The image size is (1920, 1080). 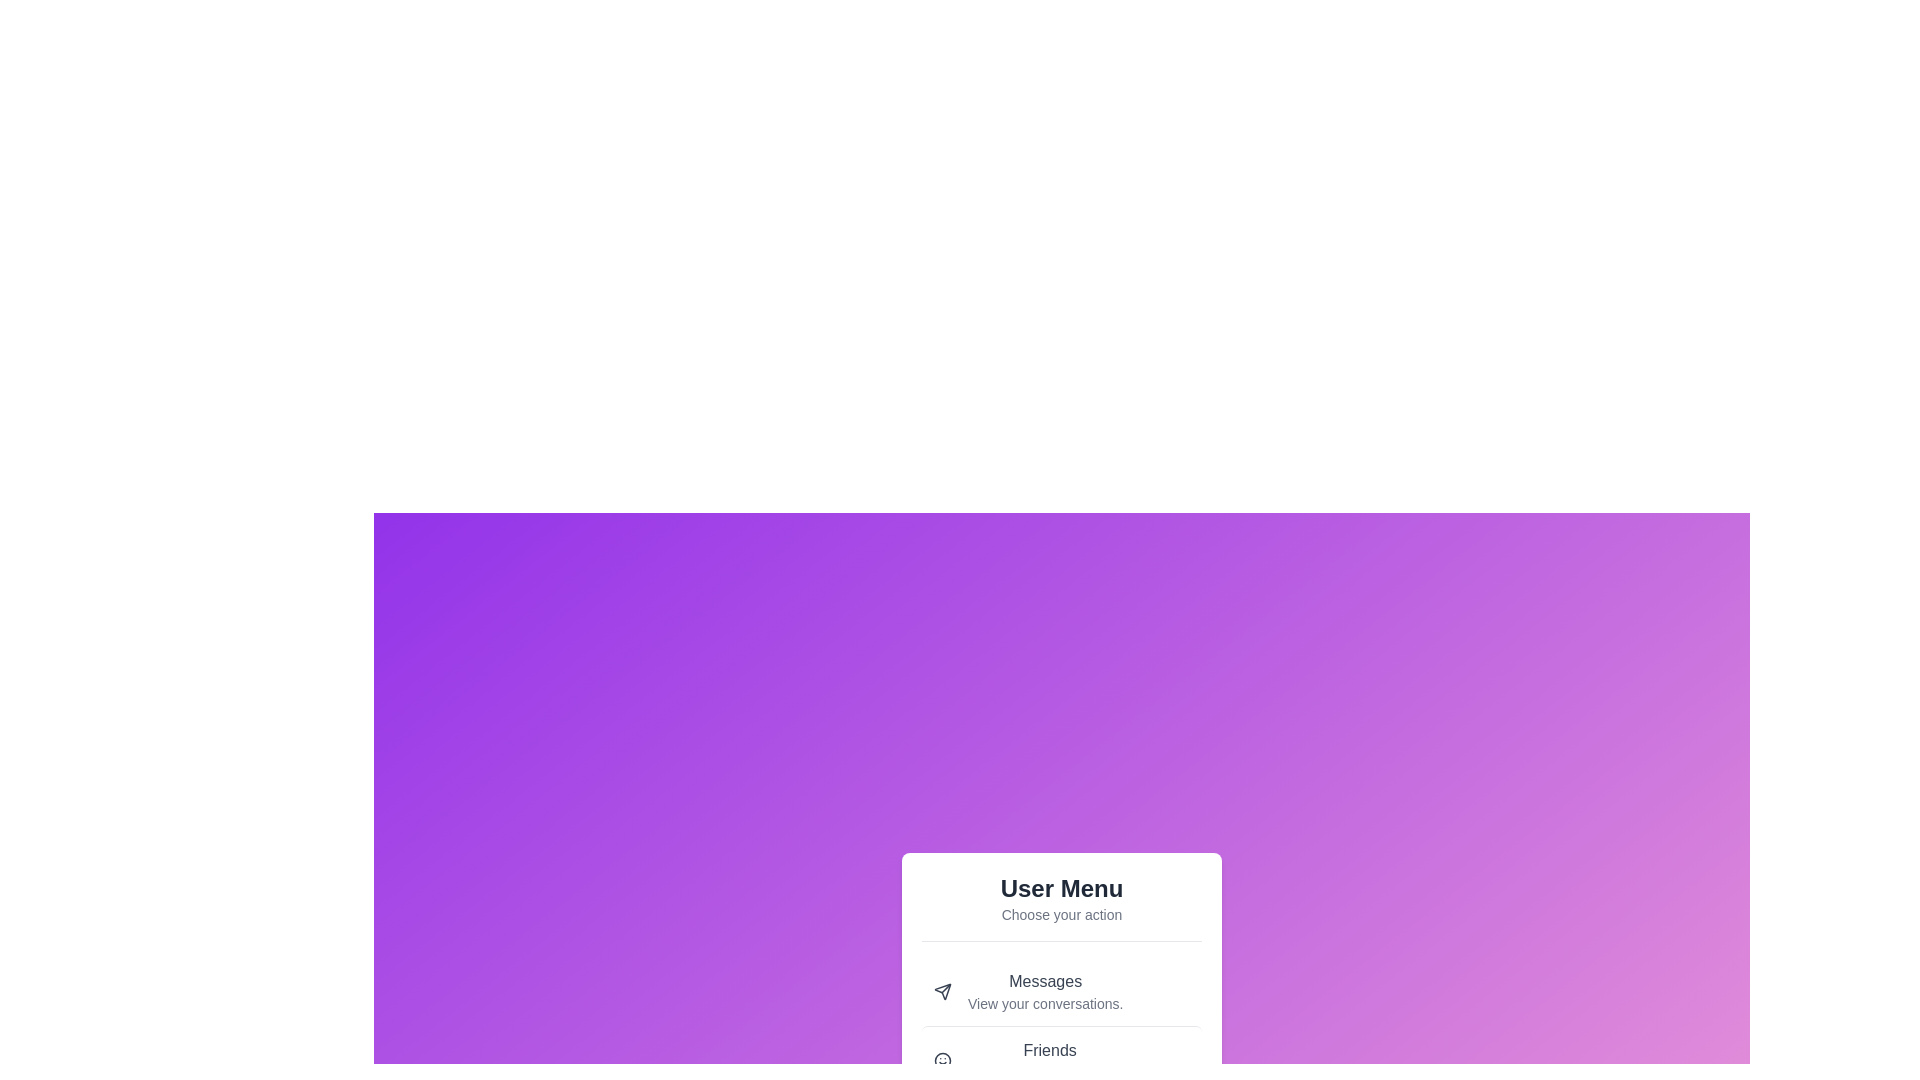 What do you see at coordinates (1060, 991) in the screenshot?
I see `the menu item labeled 'Messages' to see its interaction effect` at bounding box center [1060, 991].